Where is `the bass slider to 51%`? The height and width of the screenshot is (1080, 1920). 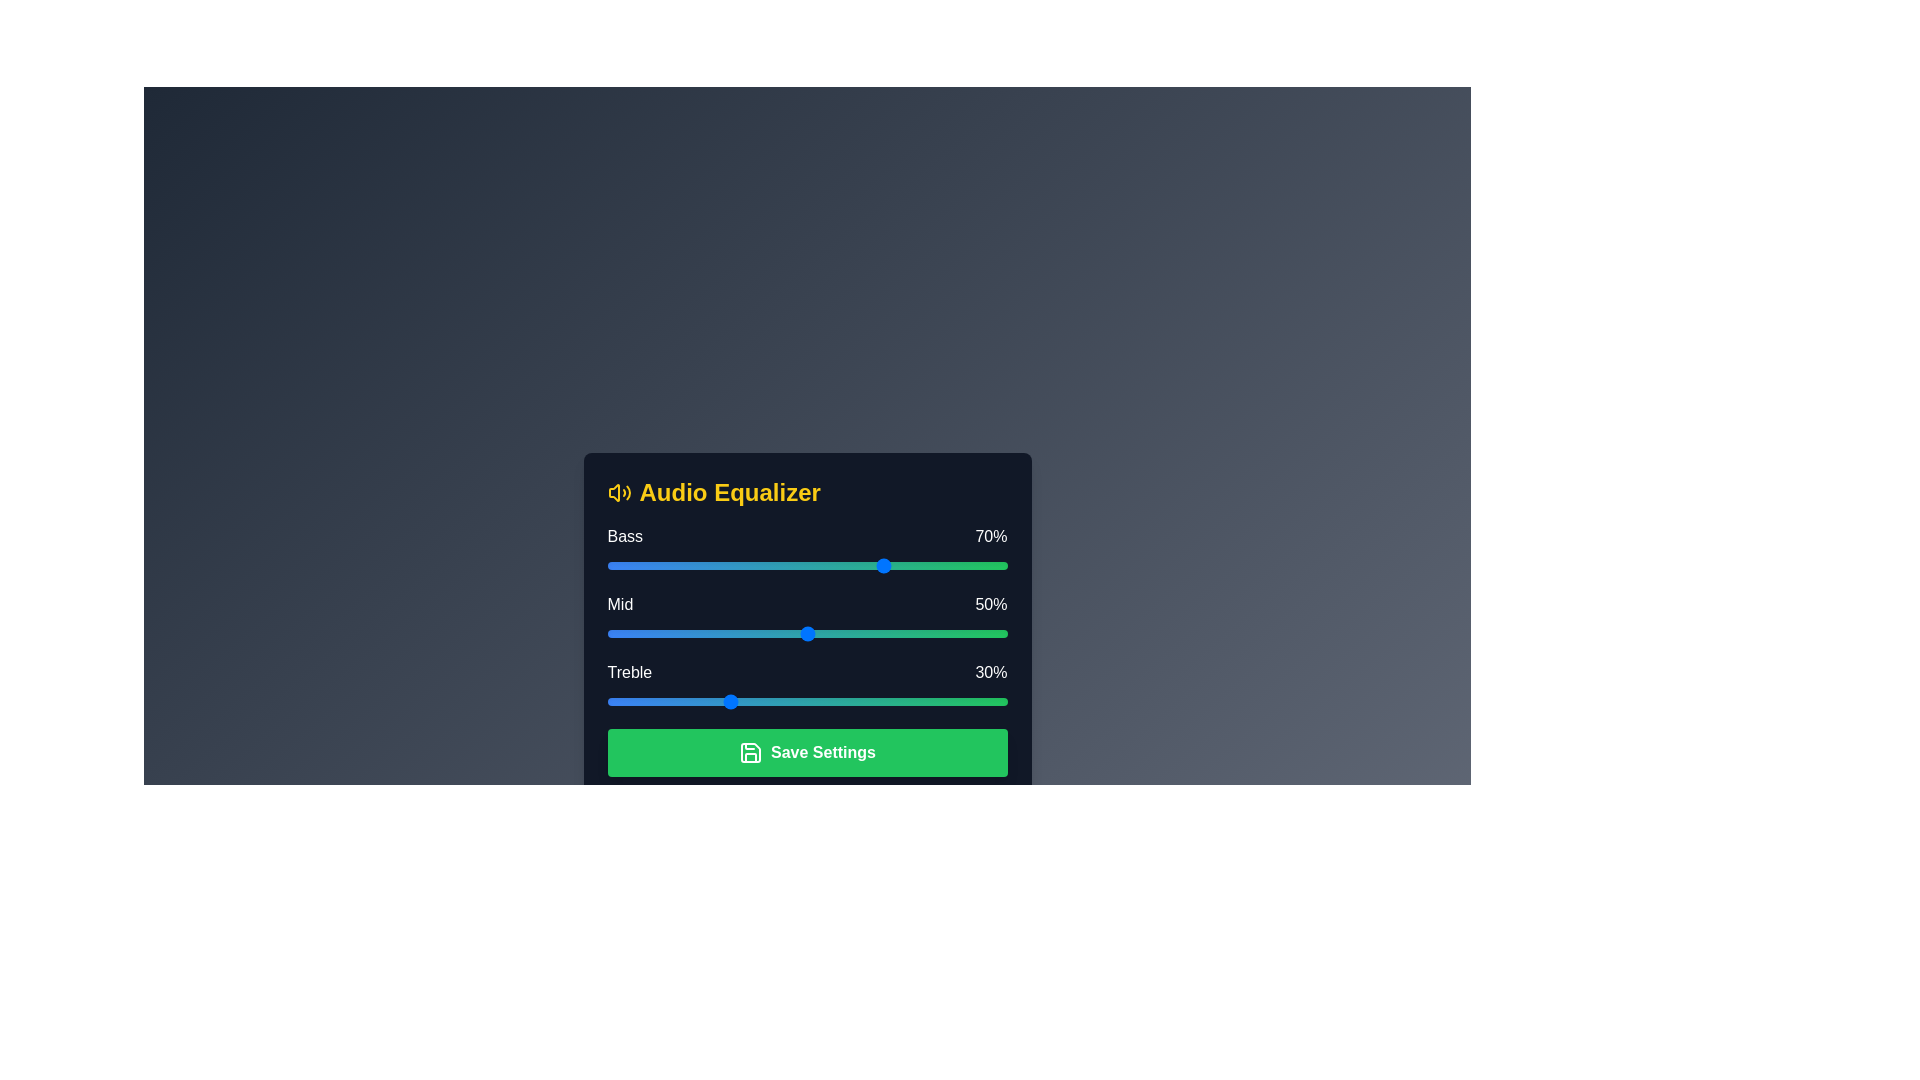
the bass slider to 51% is located at coordinates (811, 566).